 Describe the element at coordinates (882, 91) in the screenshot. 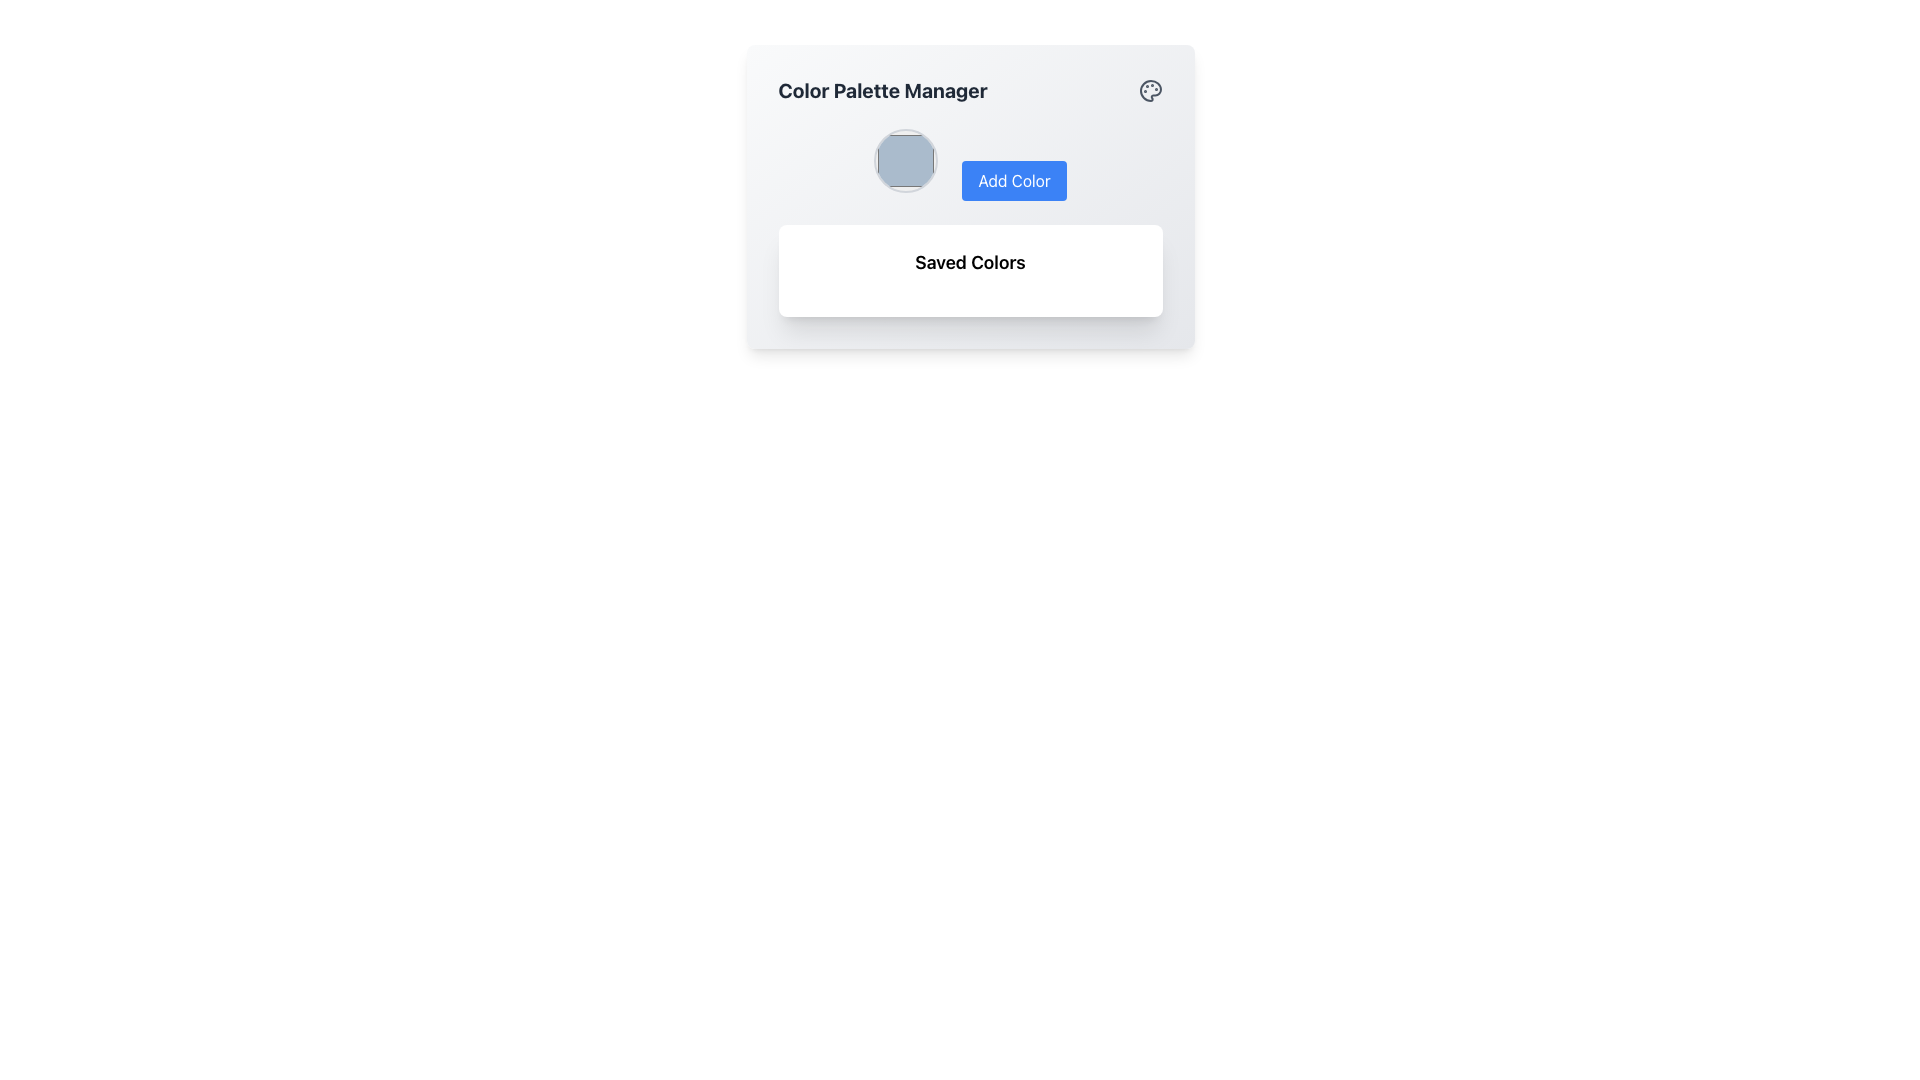

I see `the bold, large-sized text reading 'Color Palette Manager' in dark gray, located prominently at the top-left area of the interface` at that location.